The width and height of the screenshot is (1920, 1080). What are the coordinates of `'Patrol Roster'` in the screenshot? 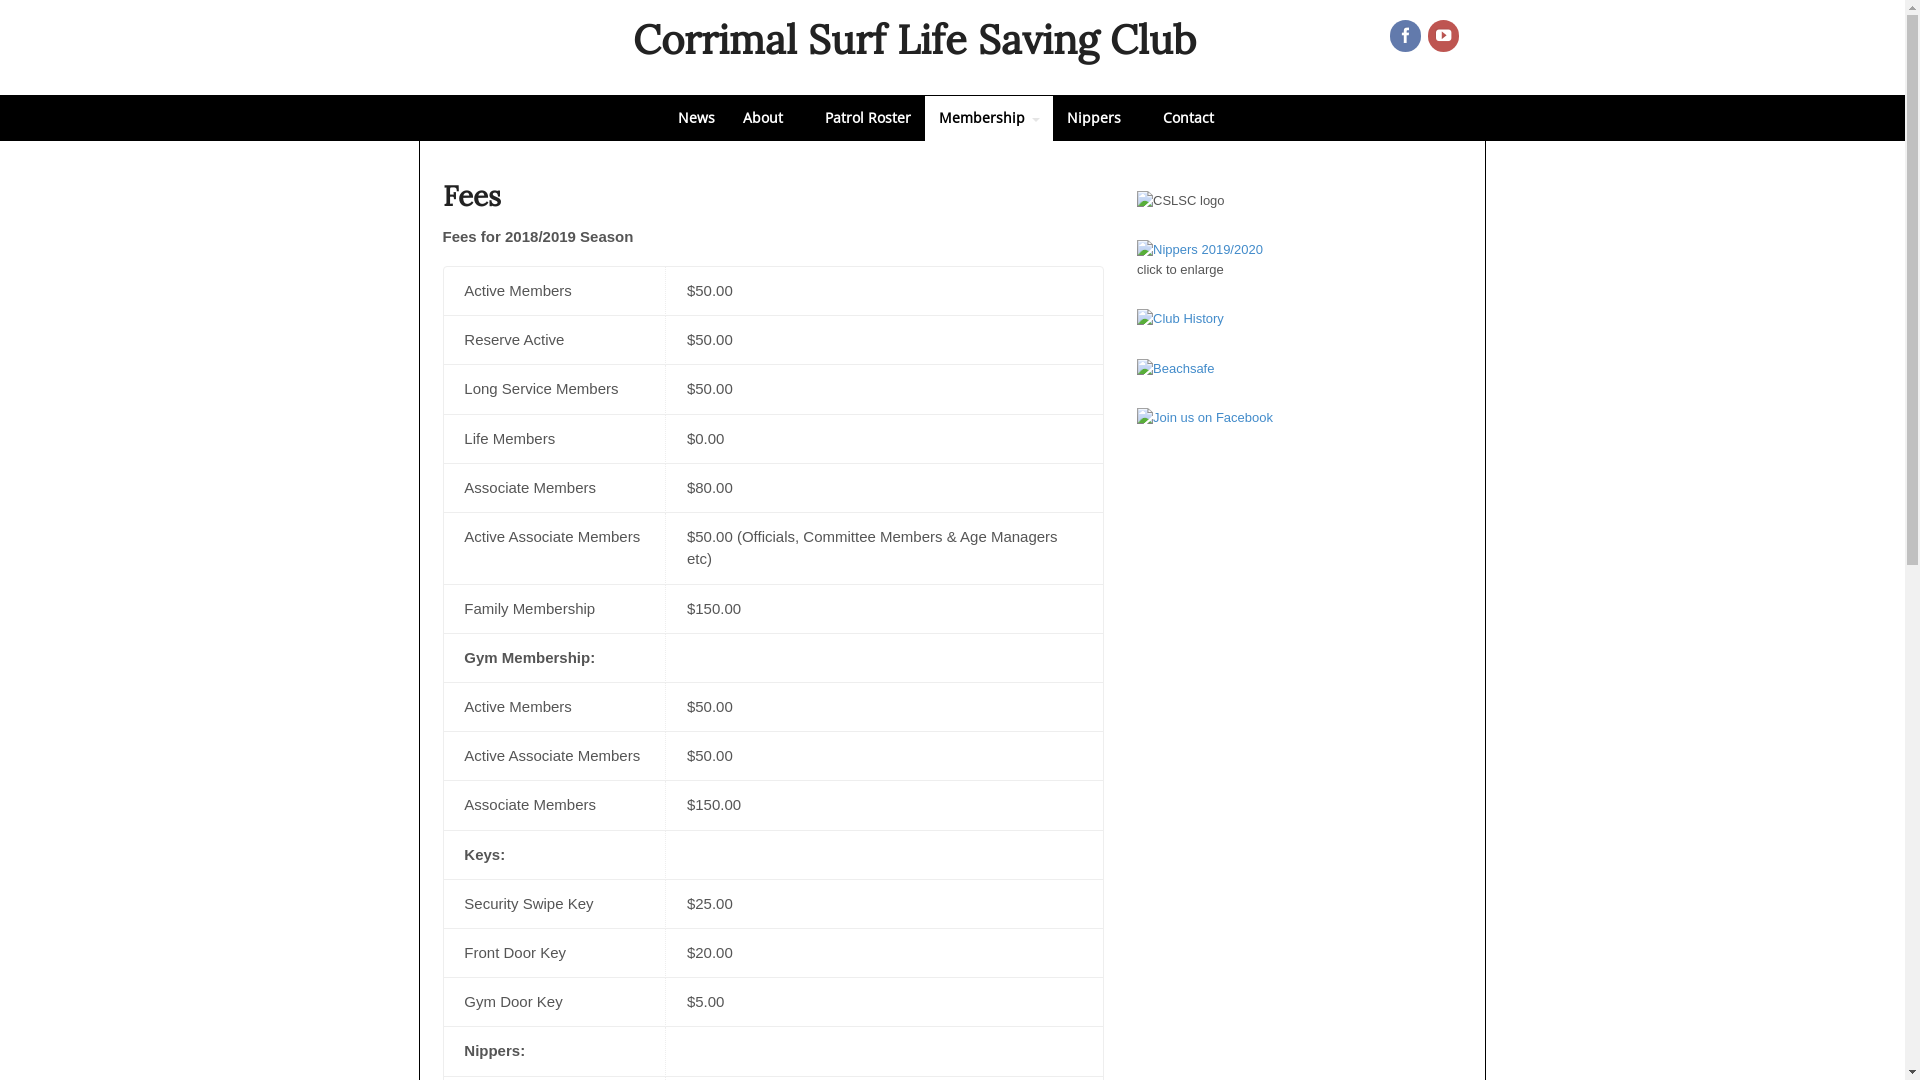 It's located at (810, 118).